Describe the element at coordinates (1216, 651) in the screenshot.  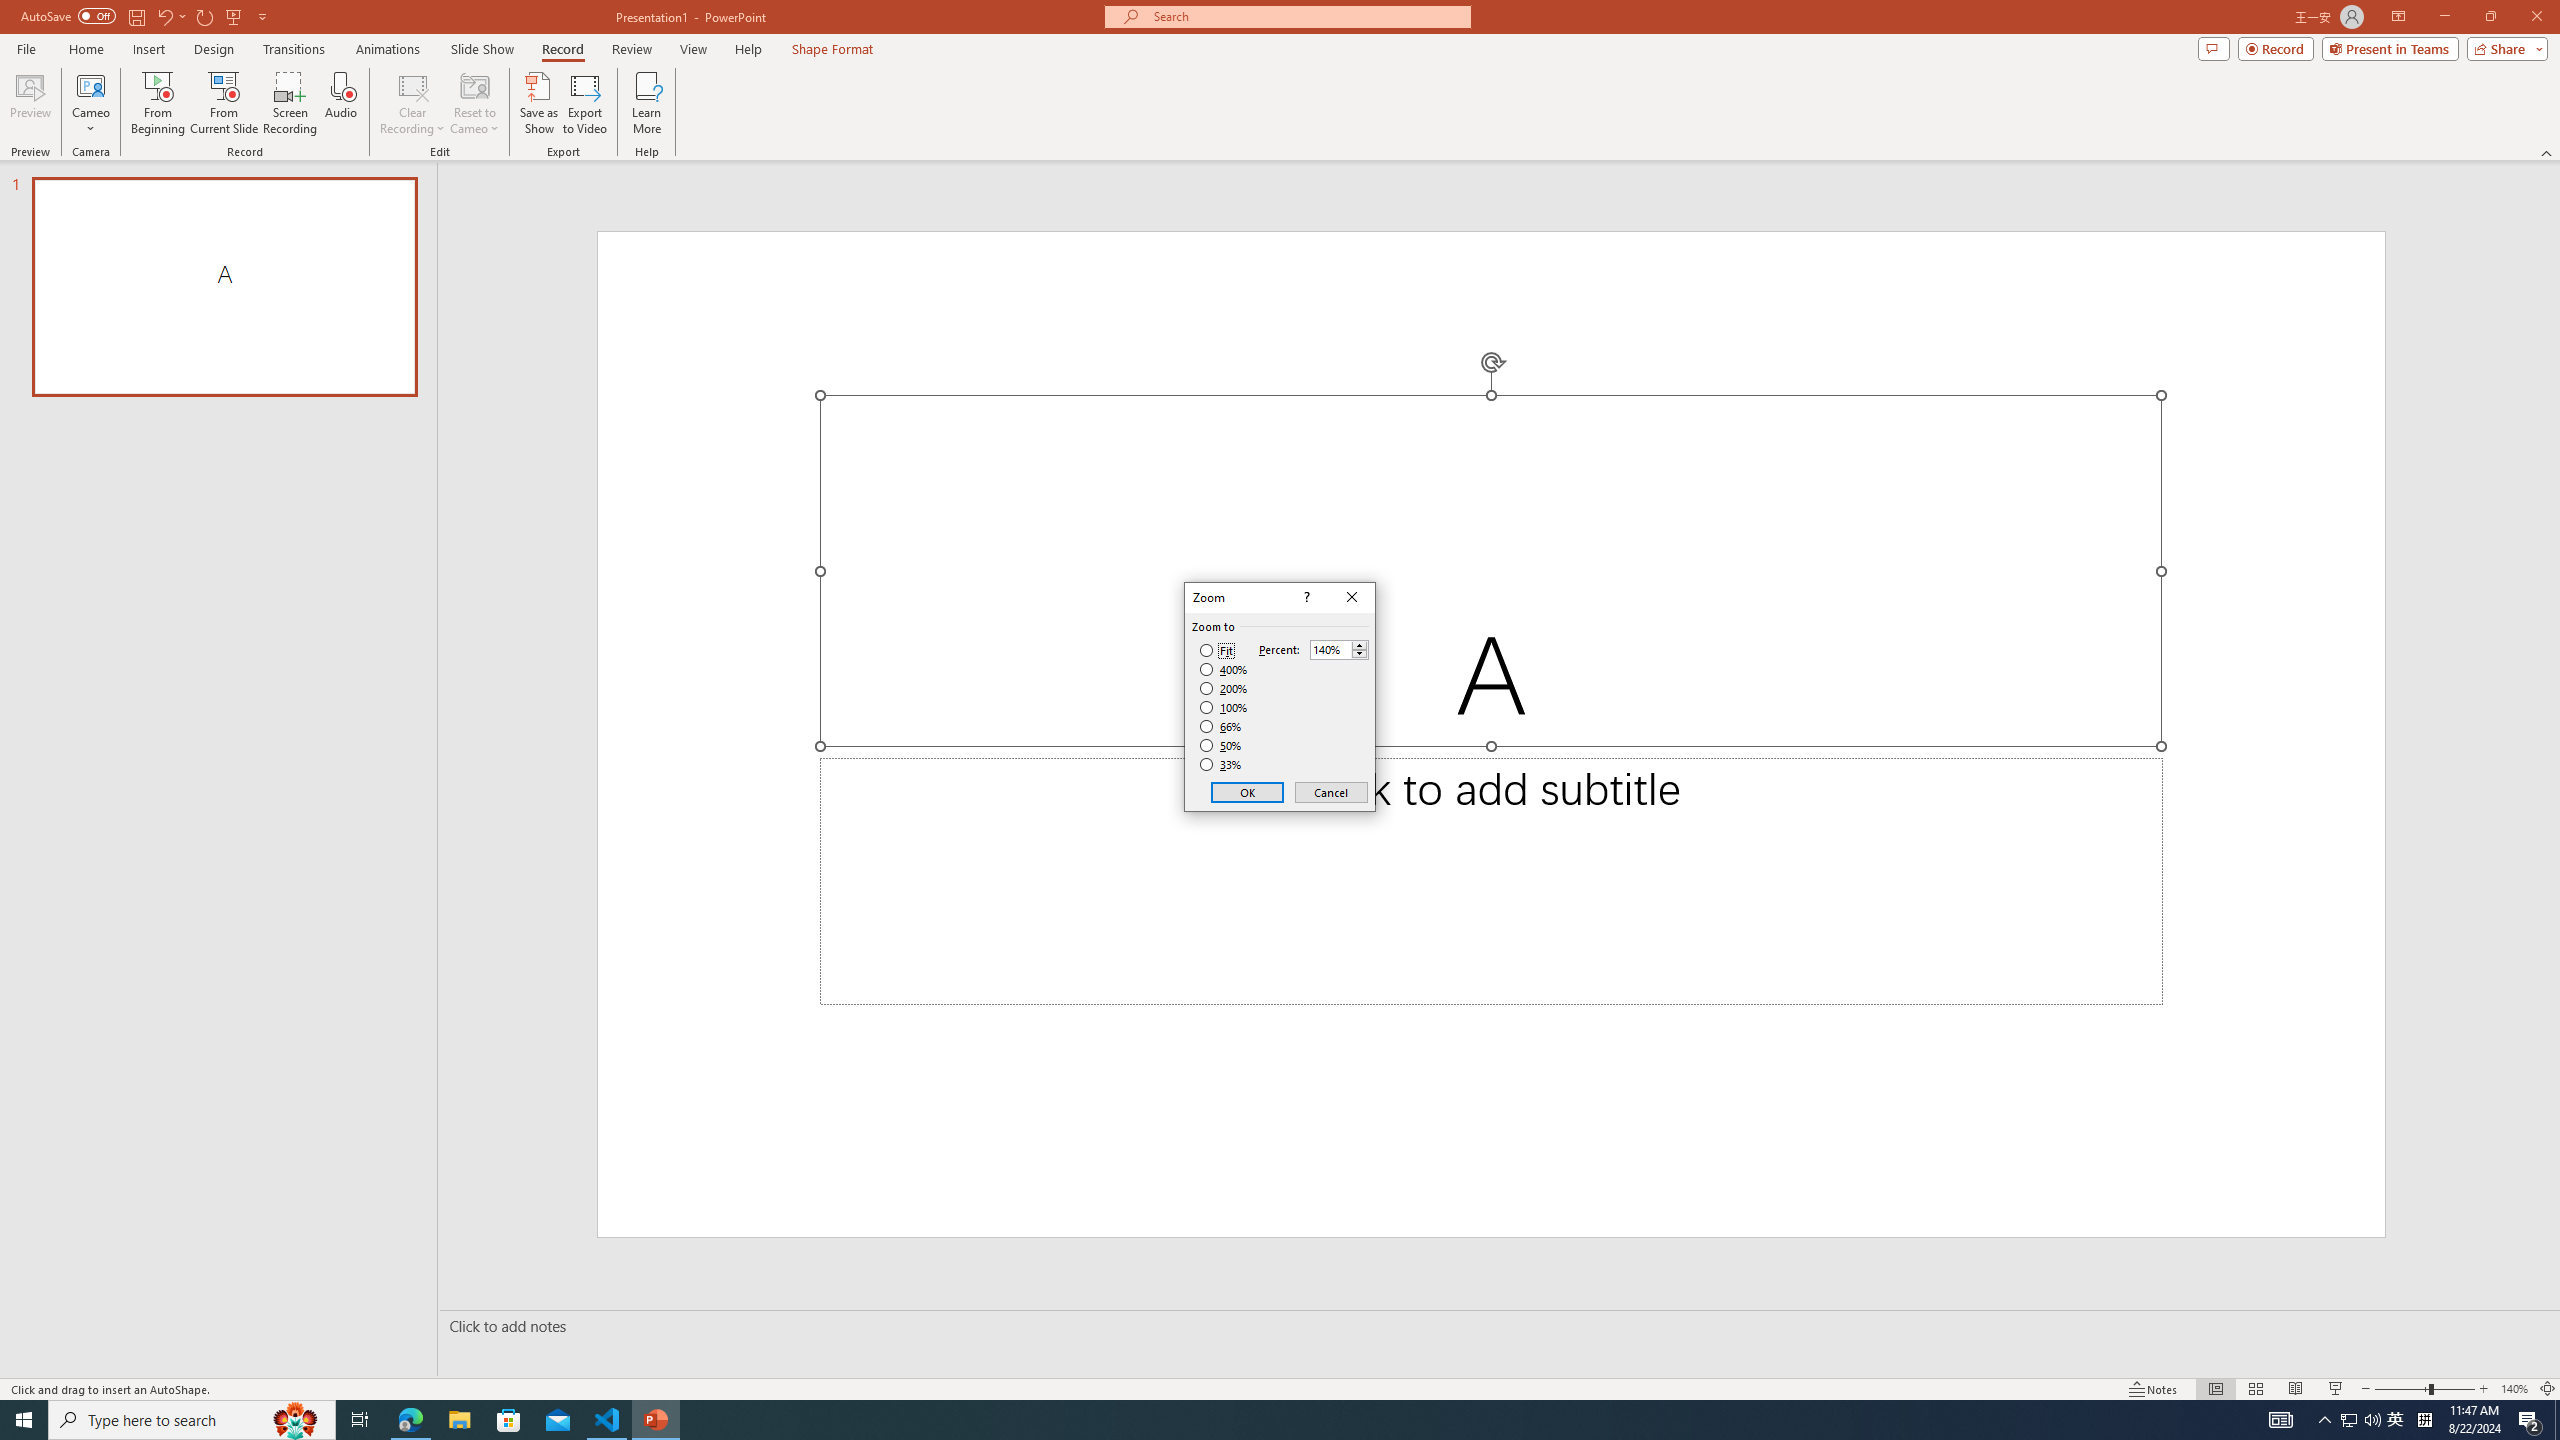
I see `'Fit'` at that location.